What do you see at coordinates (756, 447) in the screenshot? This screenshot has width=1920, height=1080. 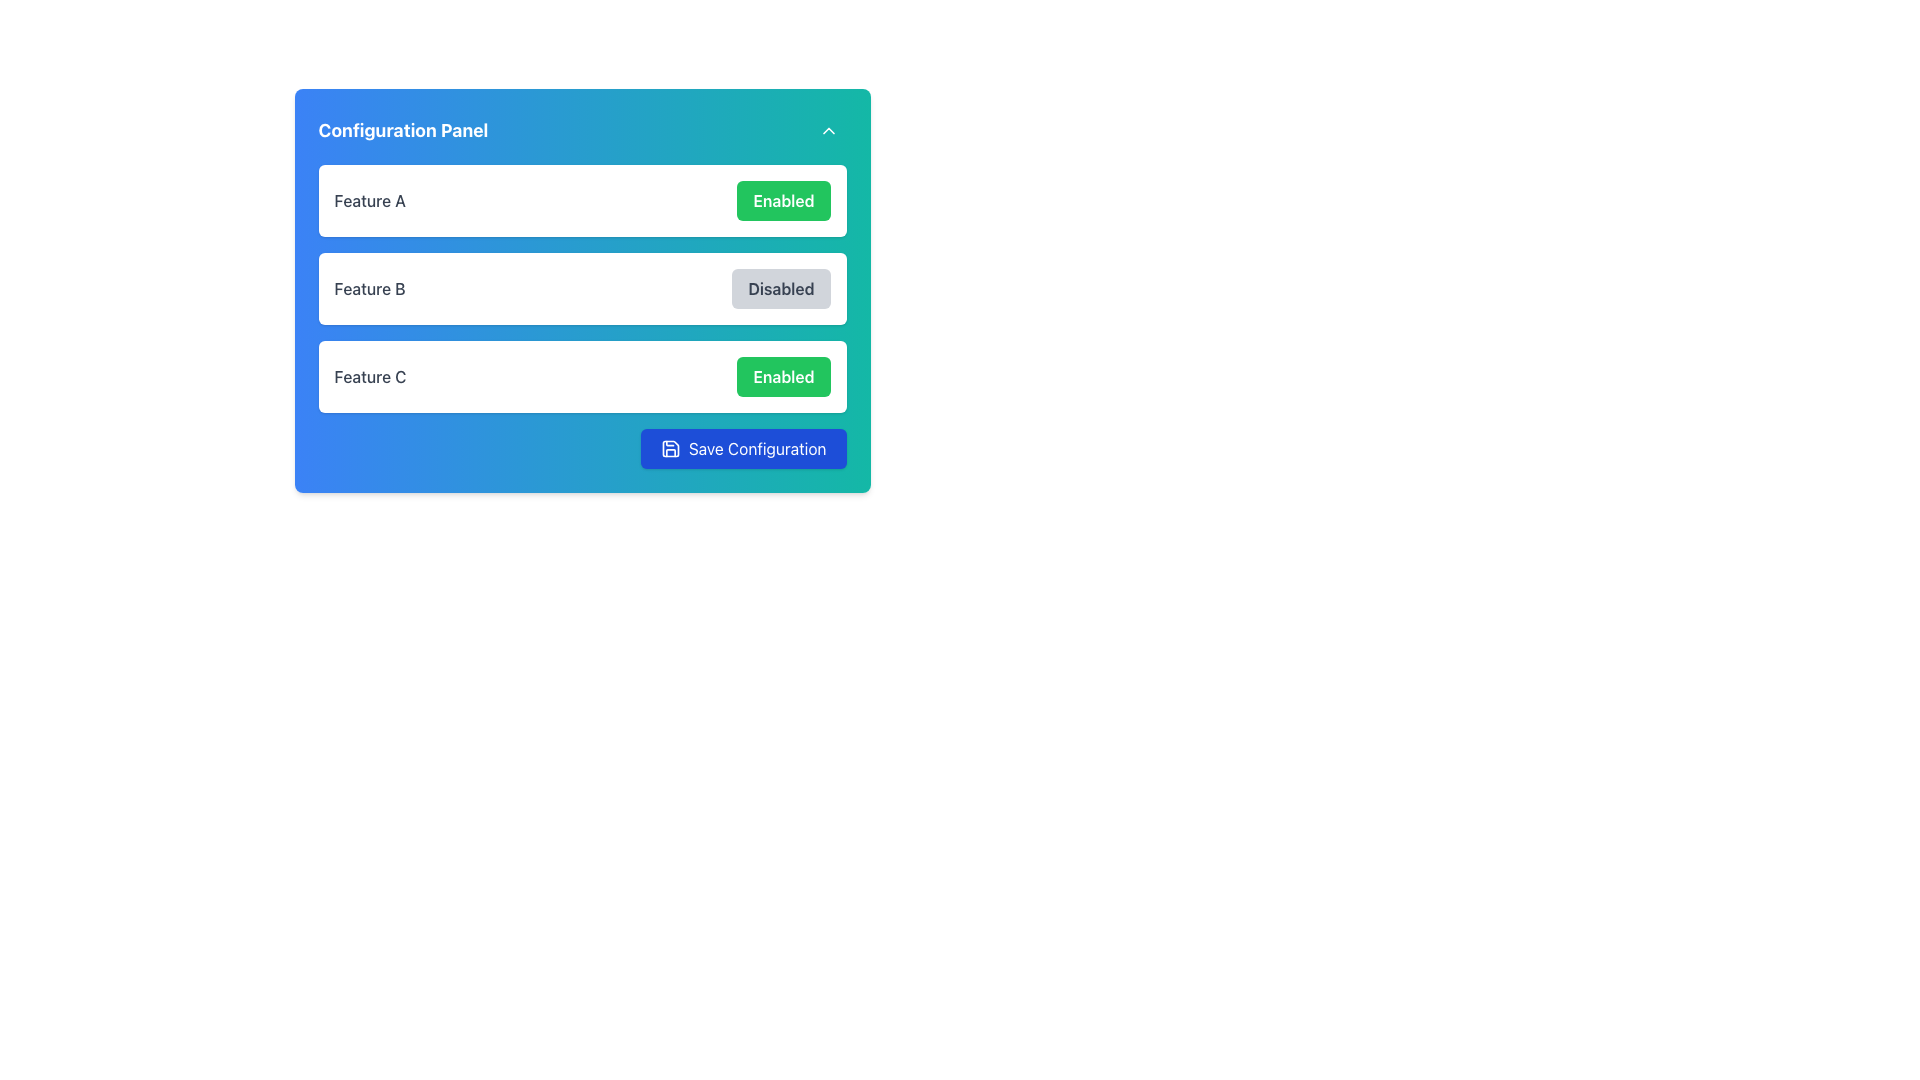 I see `the save configuration button located in the bottom-right corner of the settings panel` at bounding box center [756, 447].